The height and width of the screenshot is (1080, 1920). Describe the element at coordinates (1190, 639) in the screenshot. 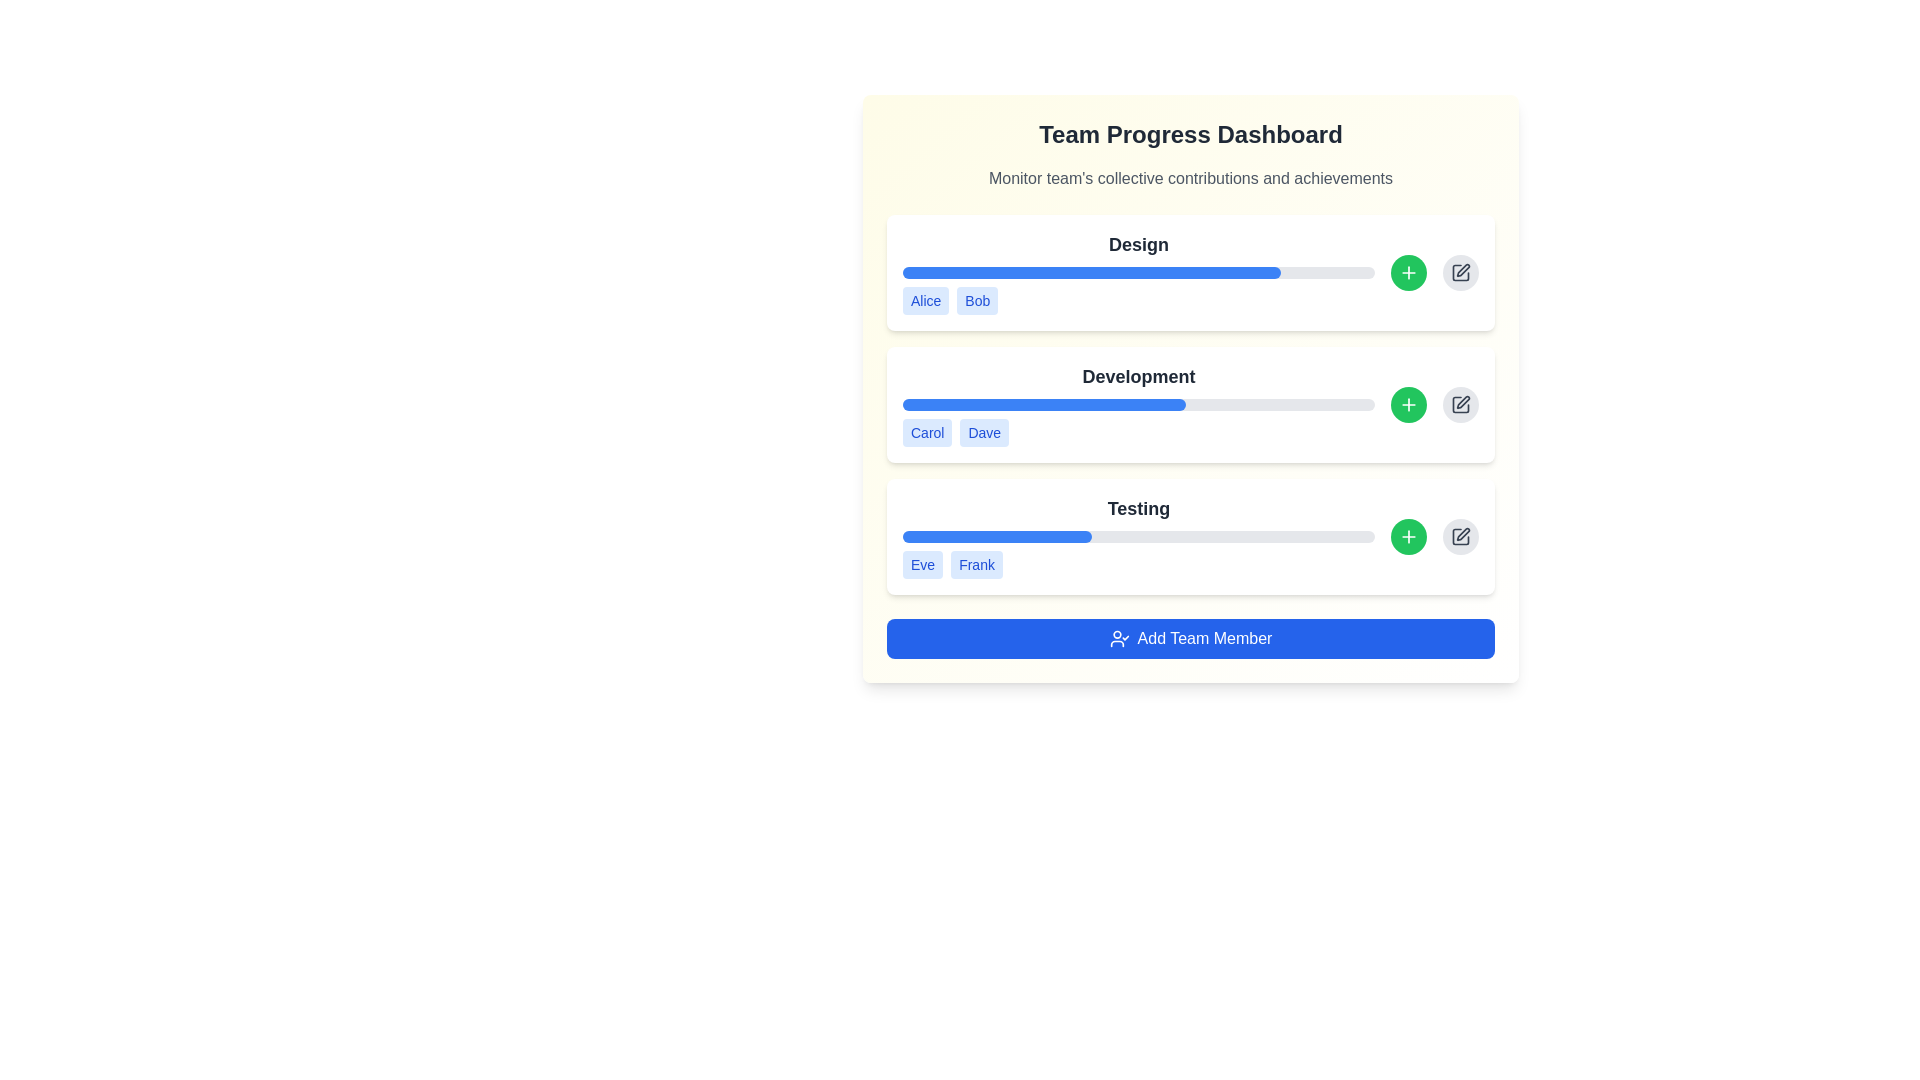

I see `the interactive button located at the bottom center of the 'Team Progress Dashboard'` at that location.